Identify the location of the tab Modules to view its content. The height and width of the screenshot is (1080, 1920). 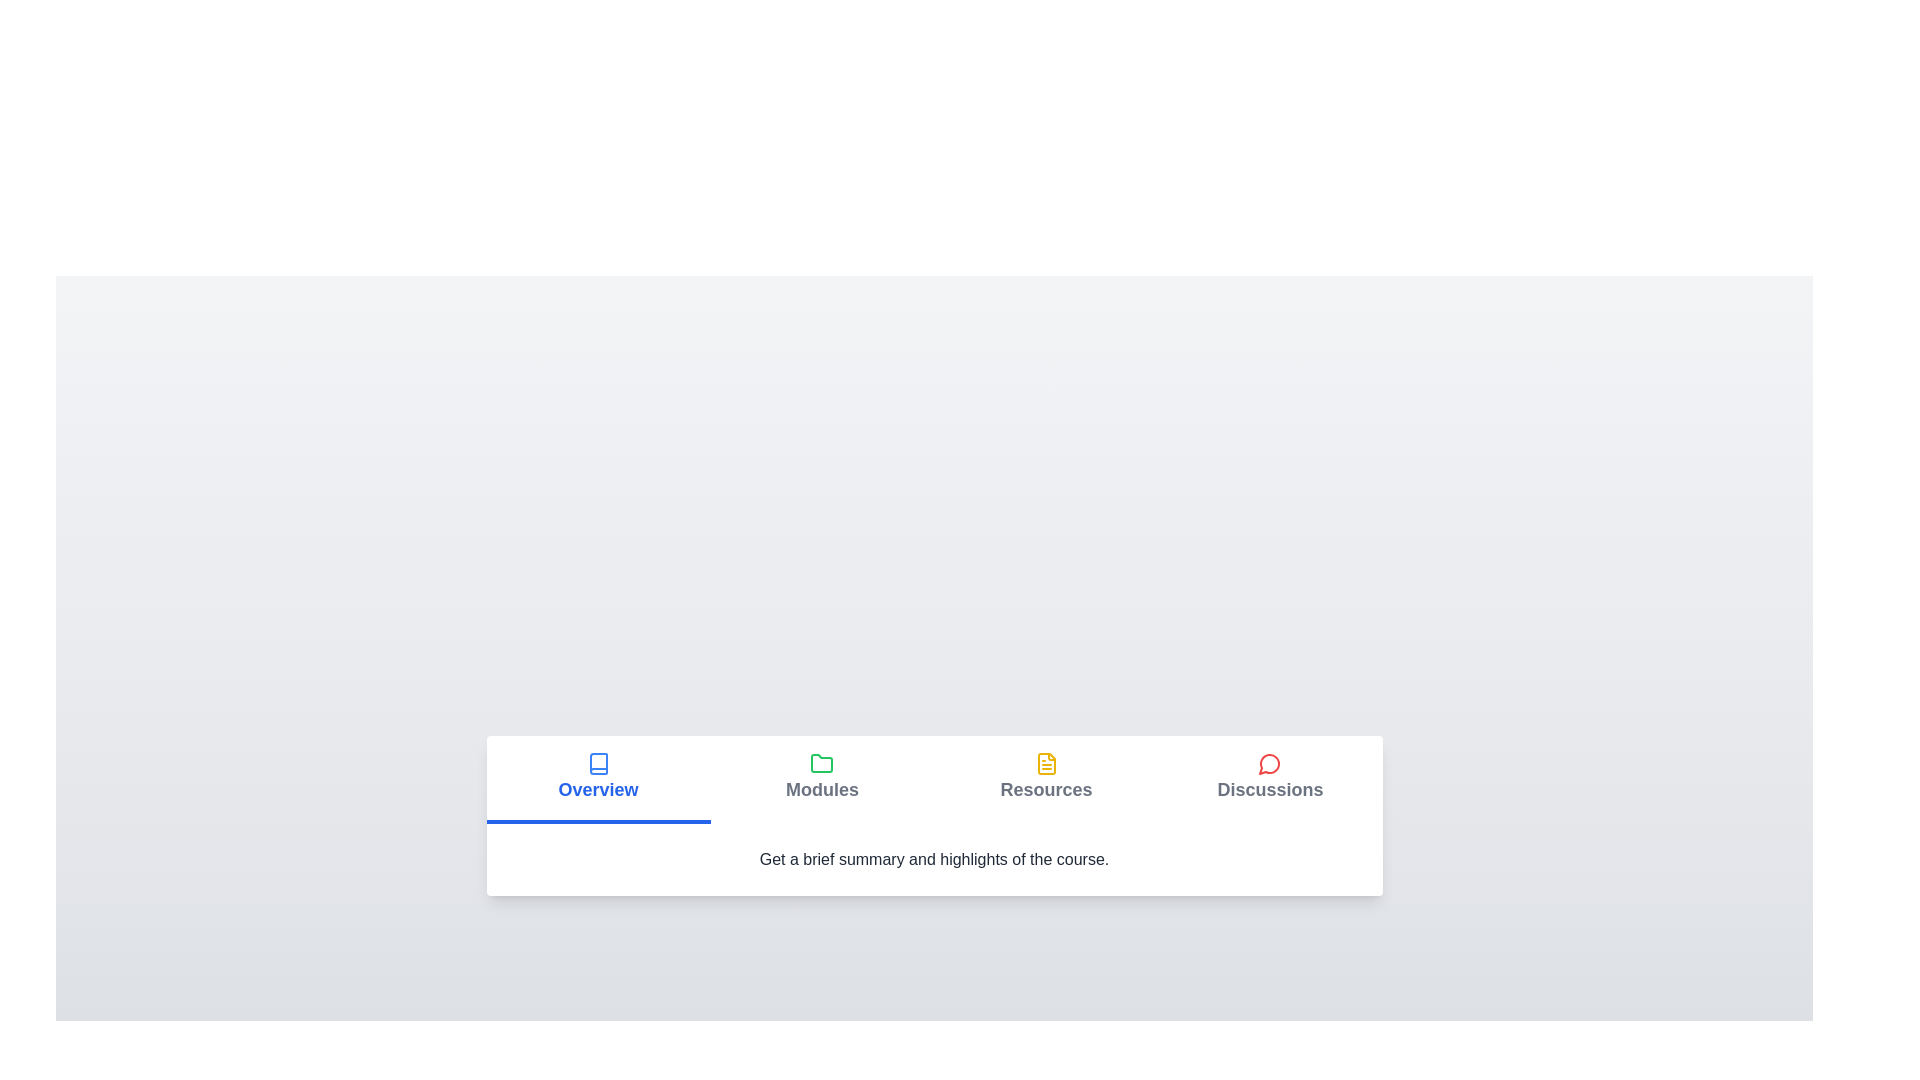
(822, 778).